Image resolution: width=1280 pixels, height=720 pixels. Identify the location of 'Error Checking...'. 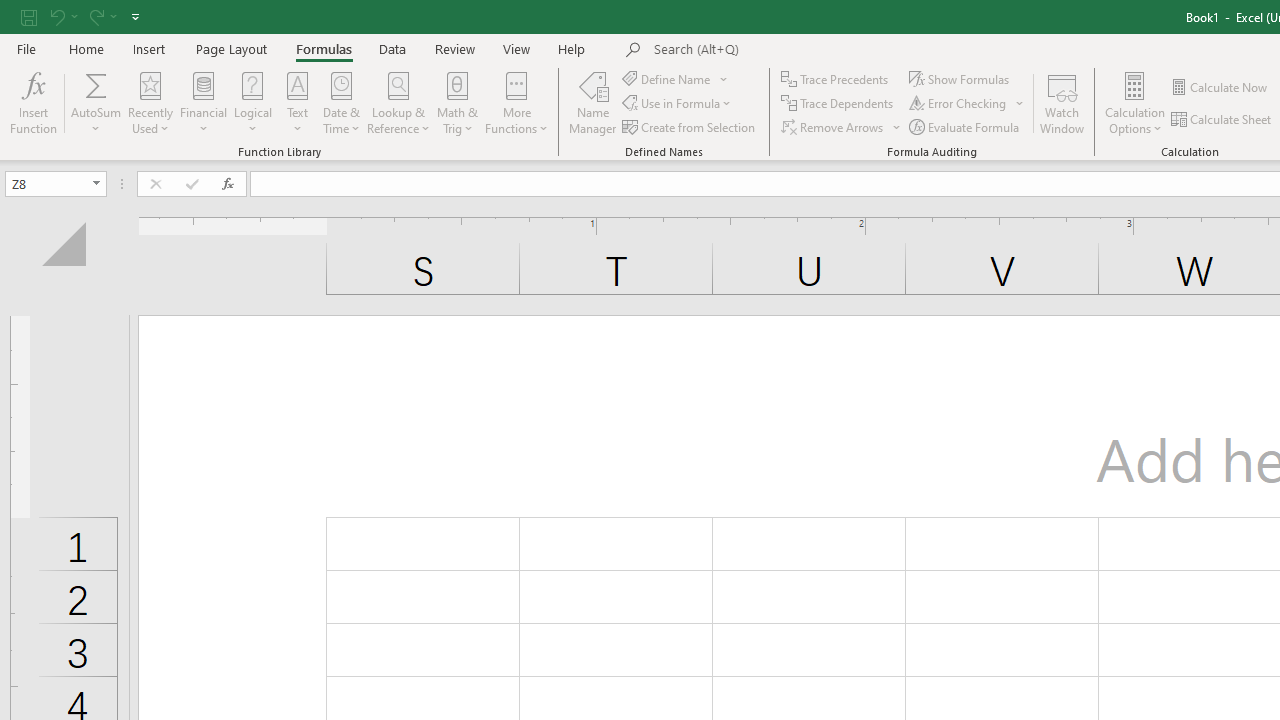
(967, 103).